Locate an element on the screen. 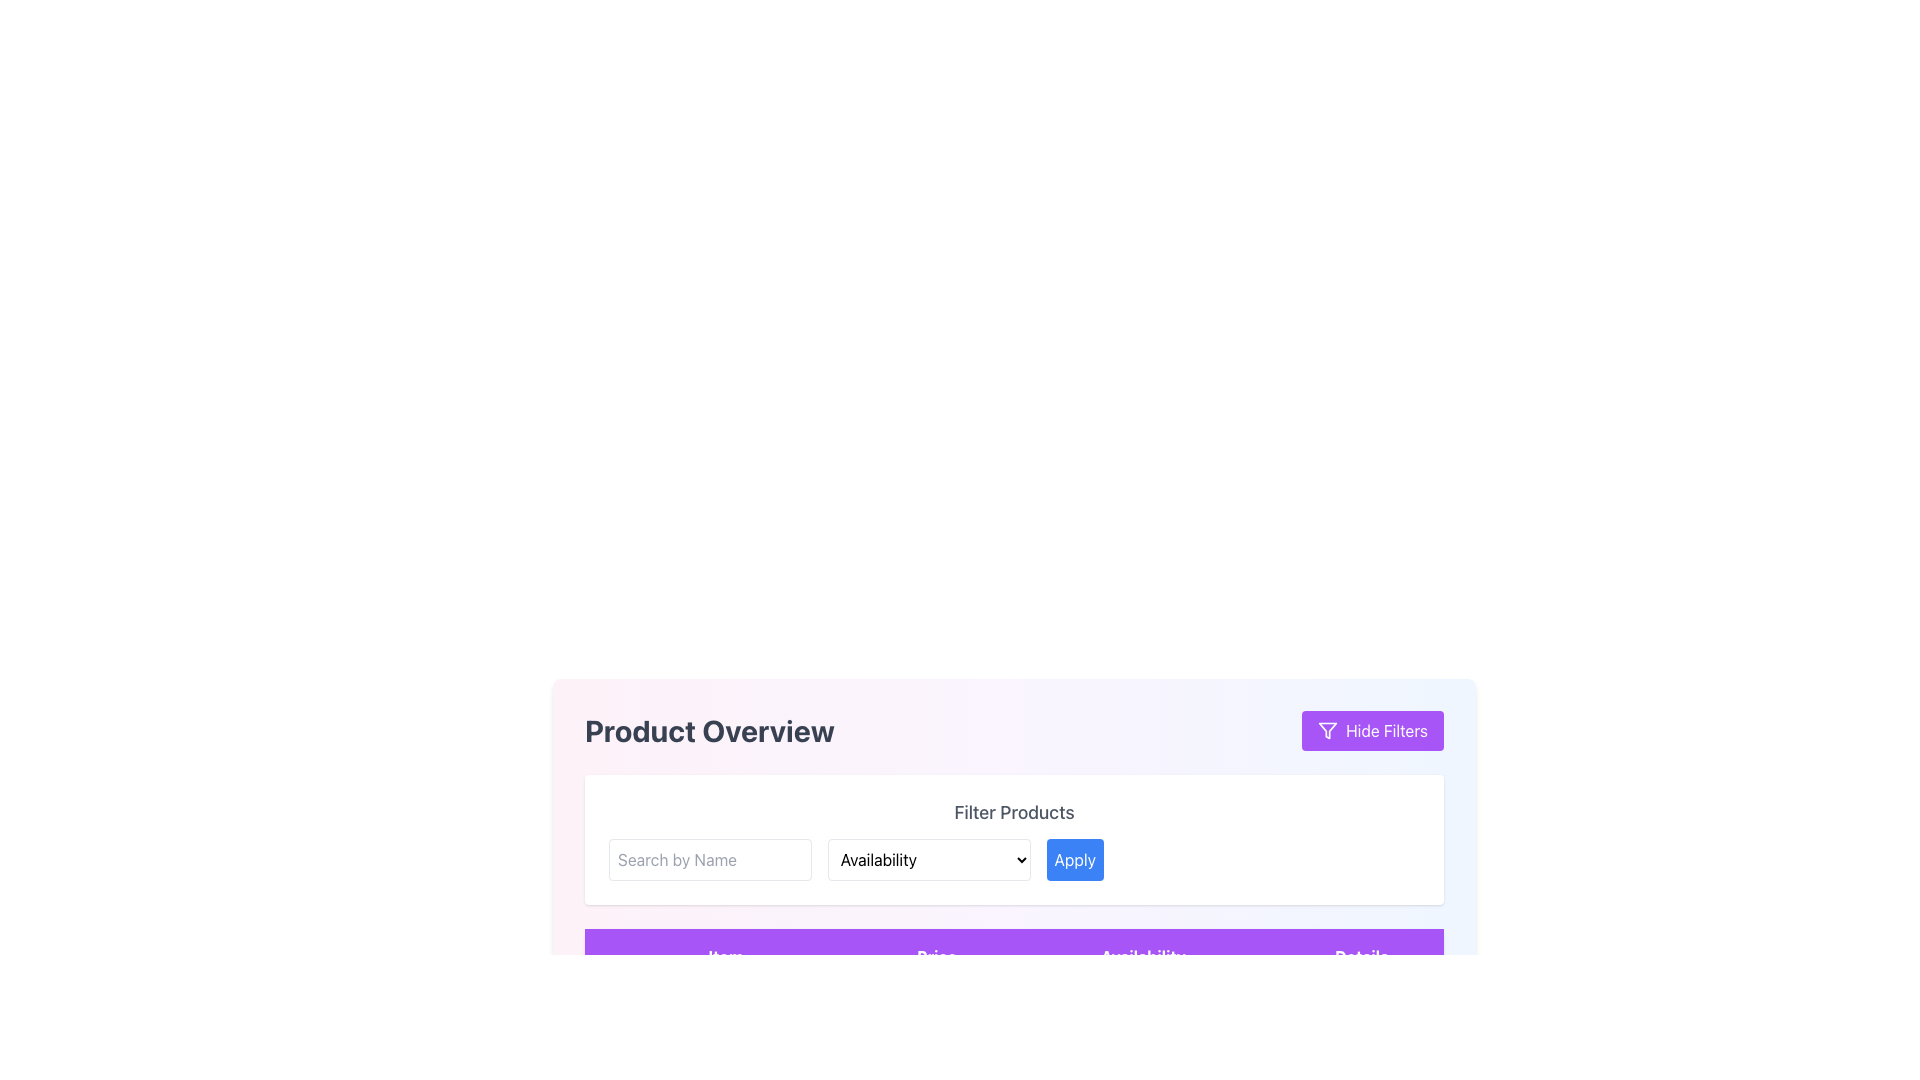 The height and width of the screenshot is (1080, 1920). the Table Header Row with a purple background and white text, which contains the titles 'Item', 'Price', 'Availability', and 'Details' is located at coordinates (1014, 955).